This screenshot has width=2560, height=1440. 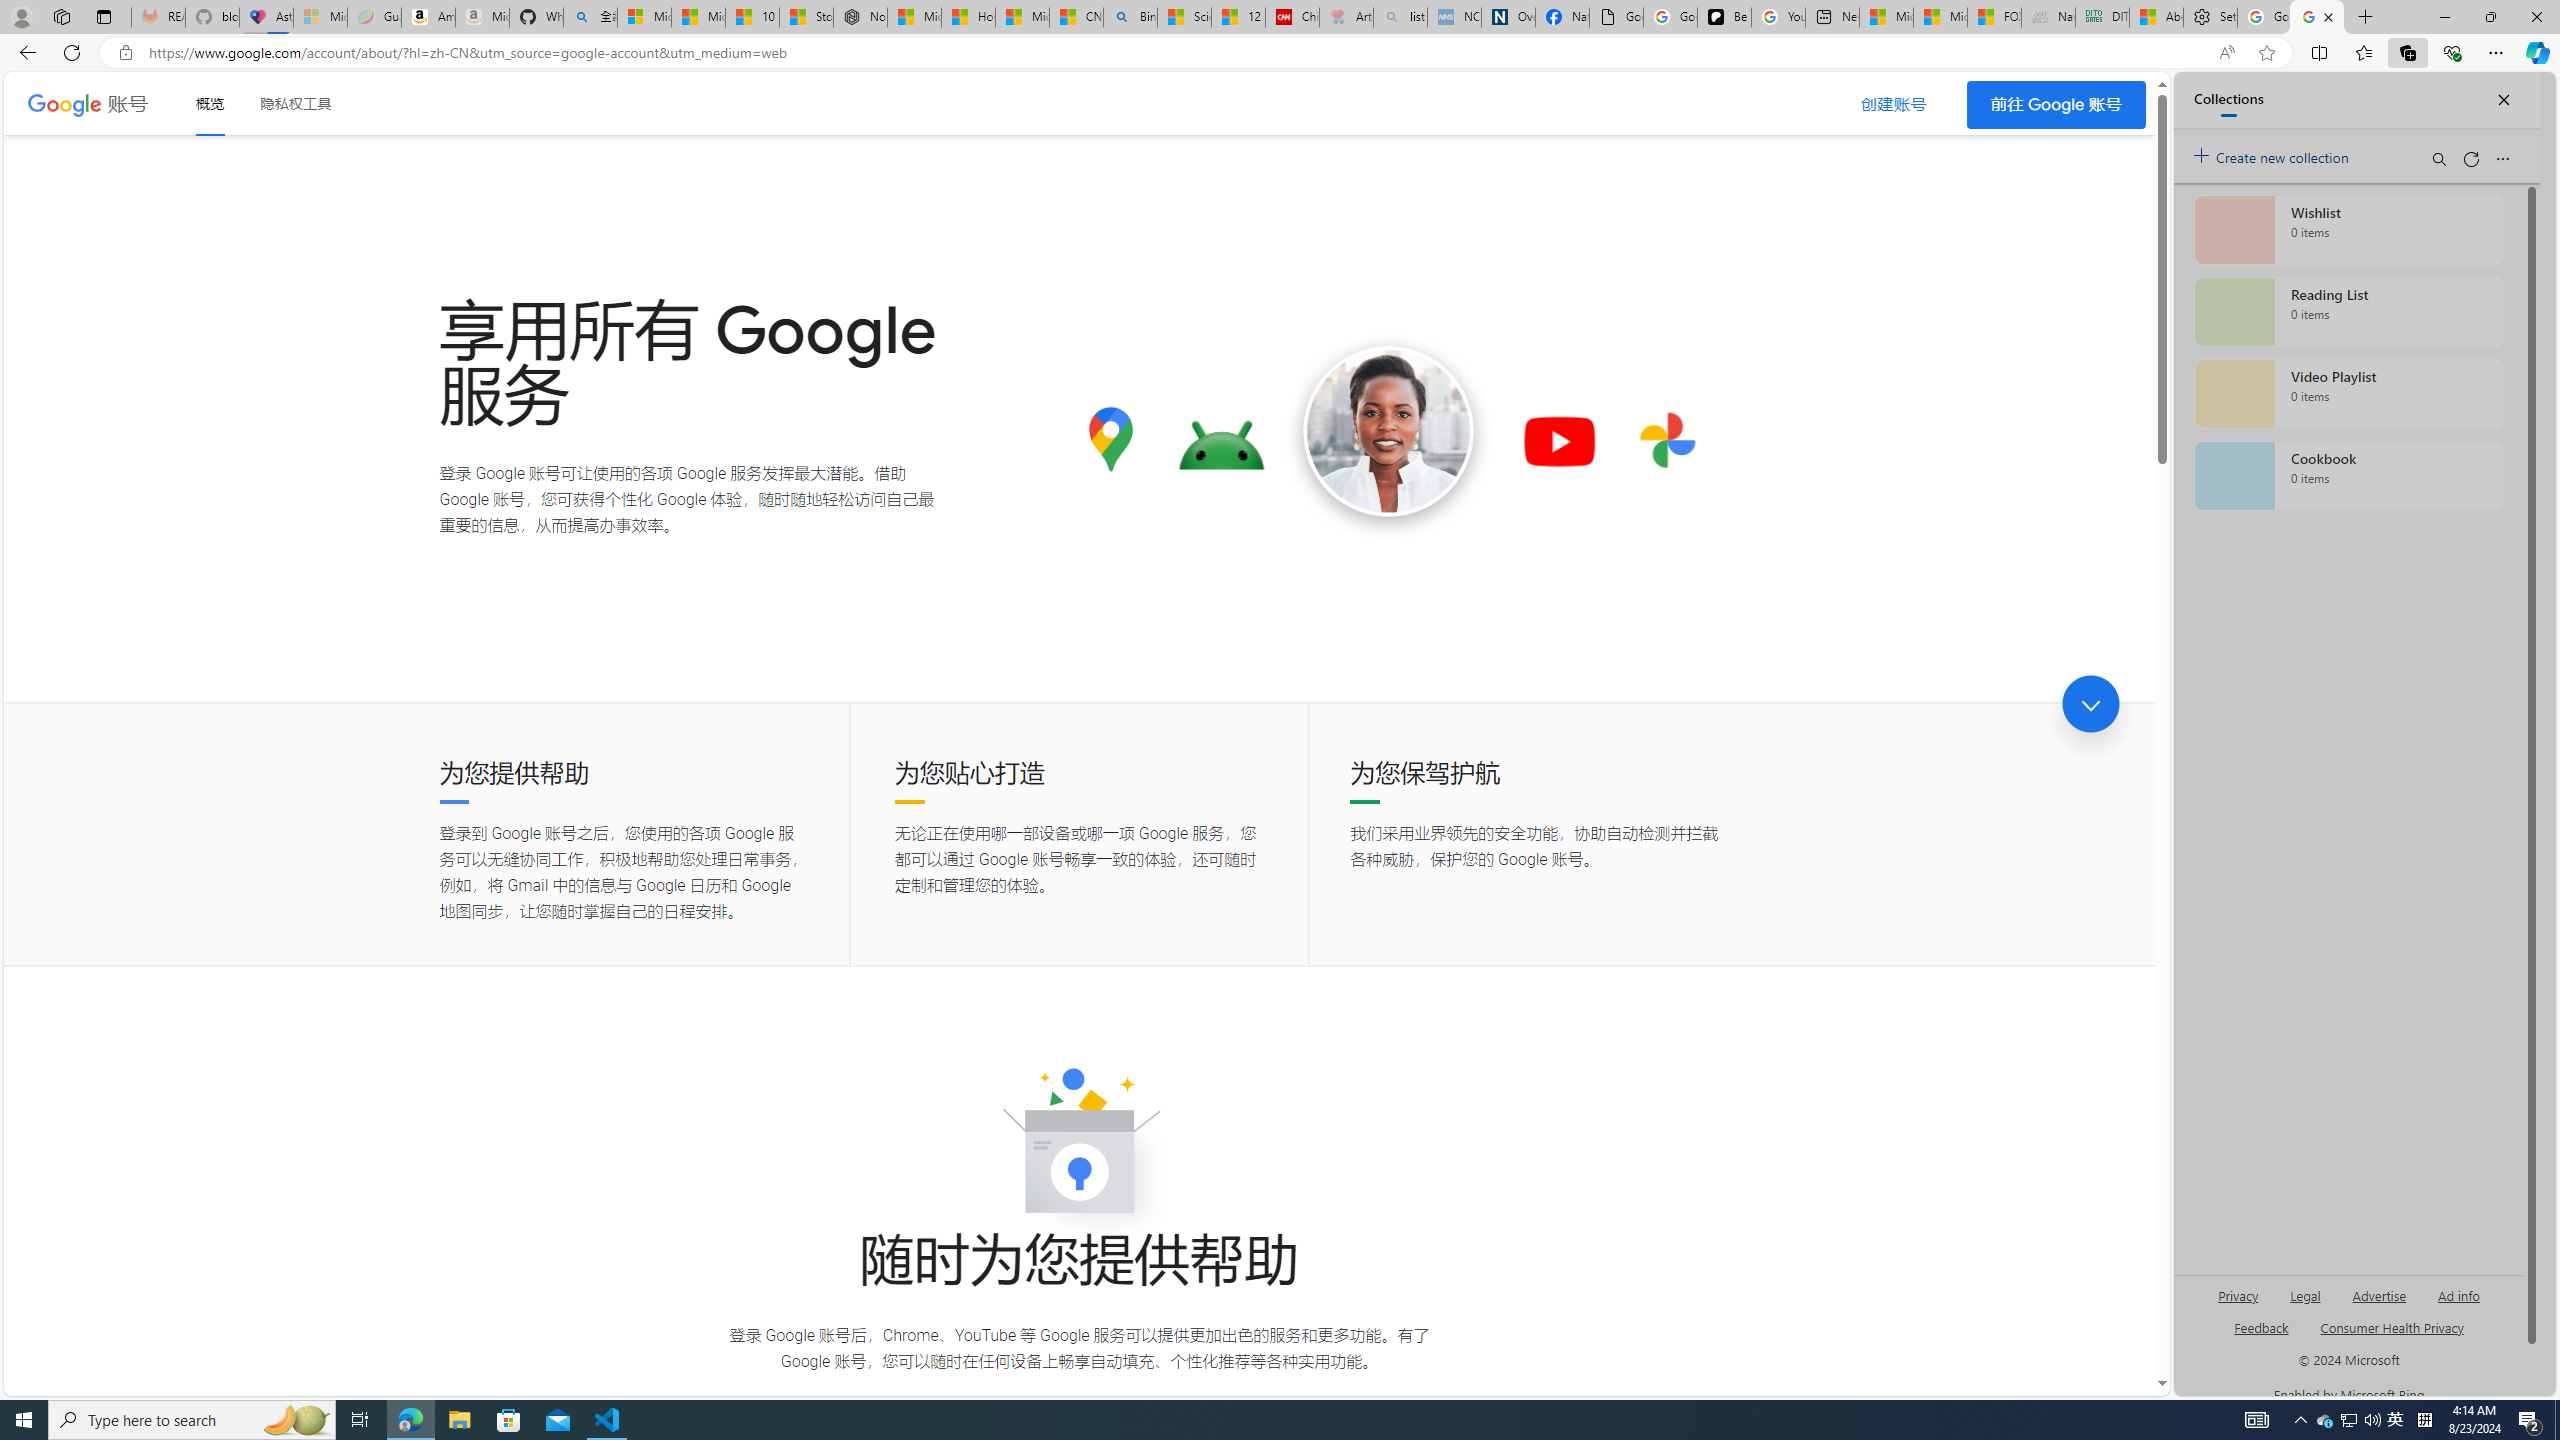 I want to click on 'Microsoft-Report a Concern to Bing - Sleeping', so click(x=319, y=16).